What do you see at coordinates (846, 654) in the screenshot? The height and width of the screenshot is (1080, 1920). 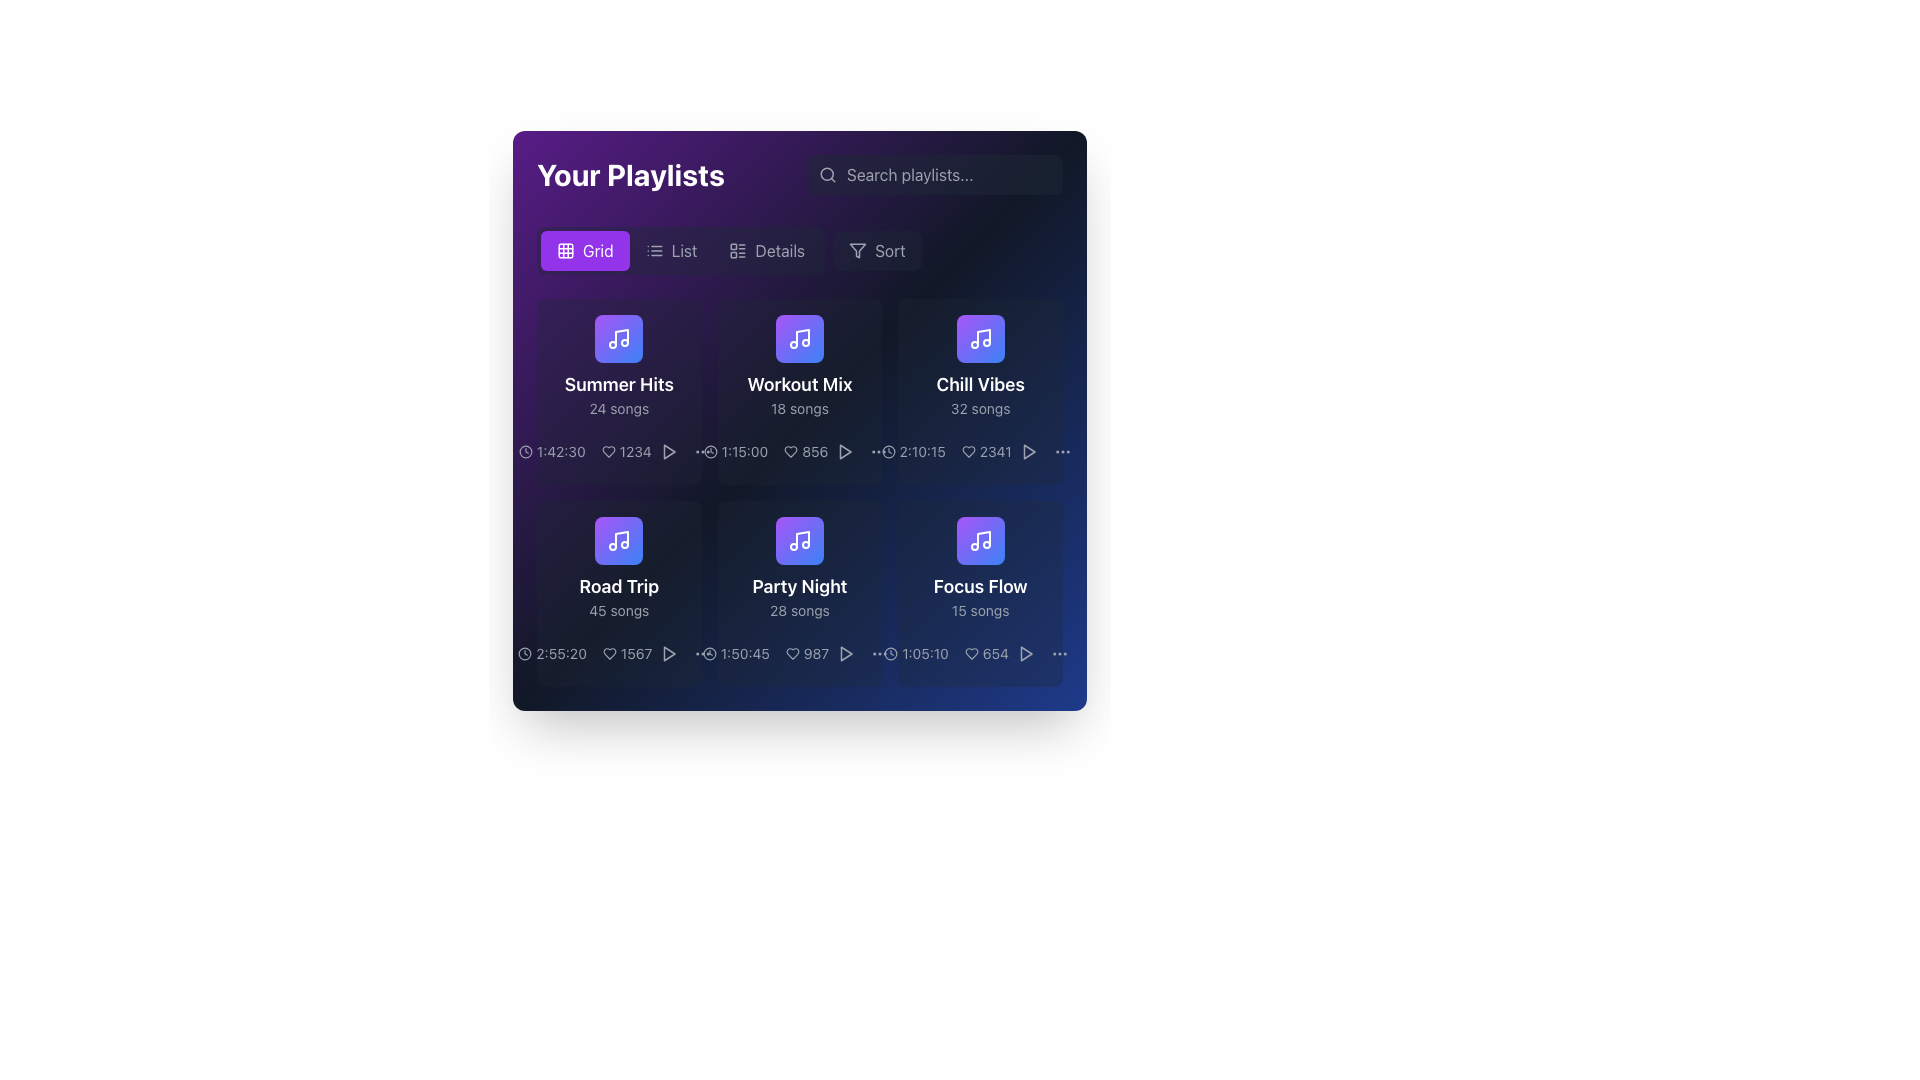 I see `the play button icon located in the bottom row, third column of the grid layout, which is represented by a triangular shape pointing right` at bounding box center [846, 654].